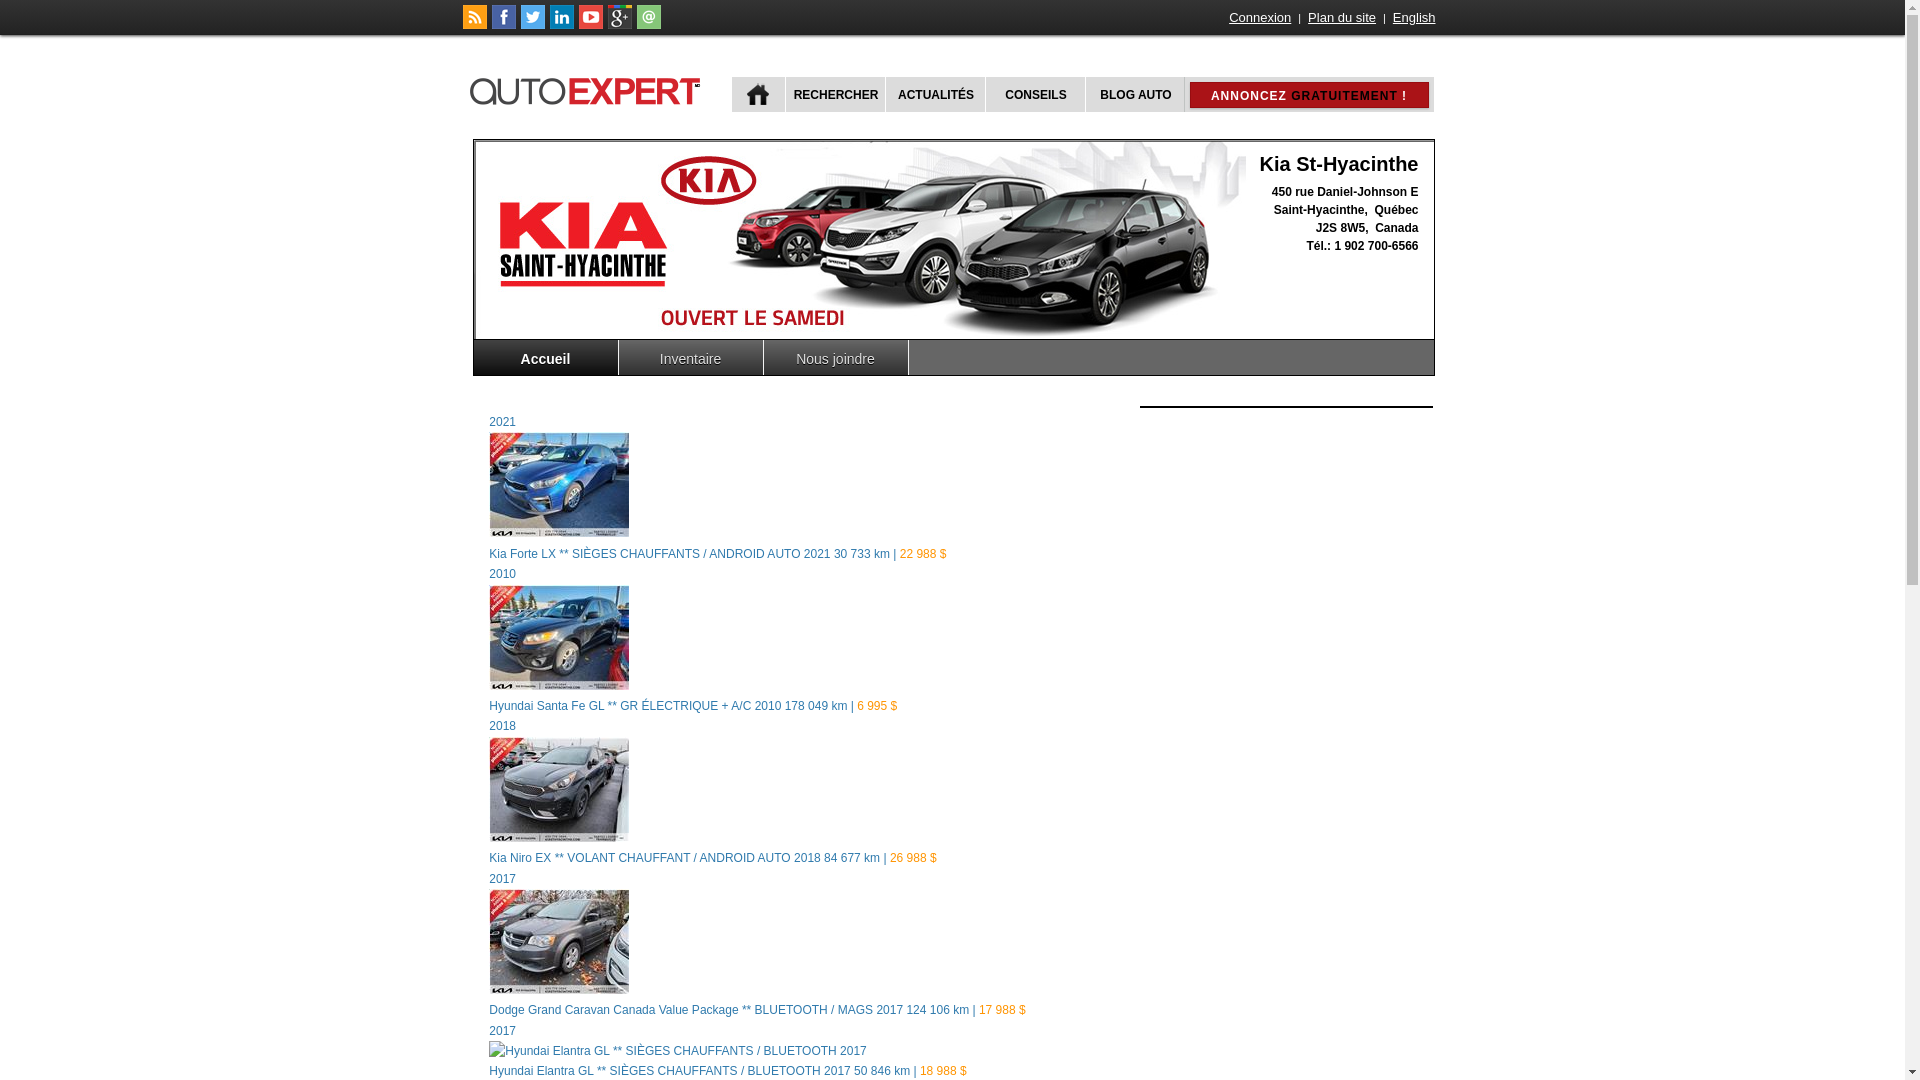  Describe the element at coordinates (546, 356) in the screenshot. I see `'Accueil'` at that location.